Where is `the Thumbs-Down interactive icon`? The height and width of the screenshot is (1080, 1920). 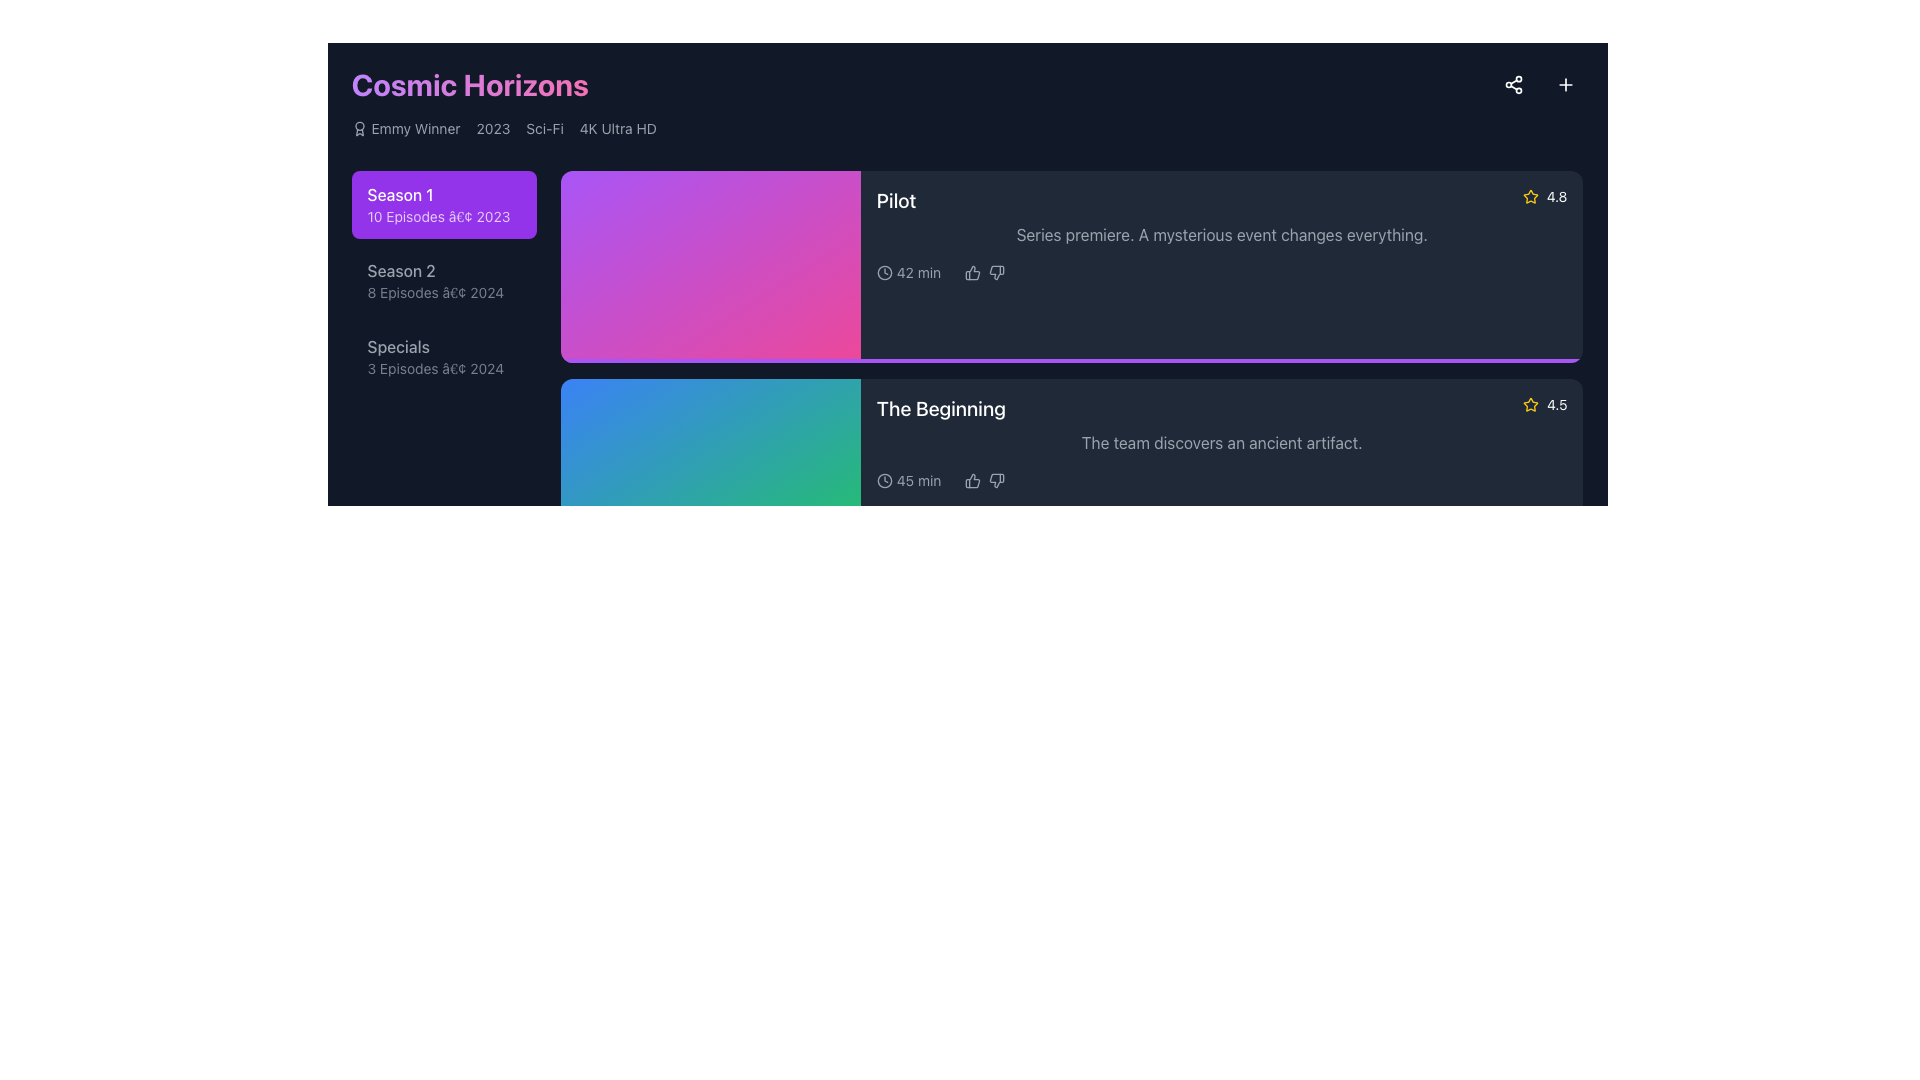 the Thumbs-Down interactive icon is located at coordinates (997, 273).